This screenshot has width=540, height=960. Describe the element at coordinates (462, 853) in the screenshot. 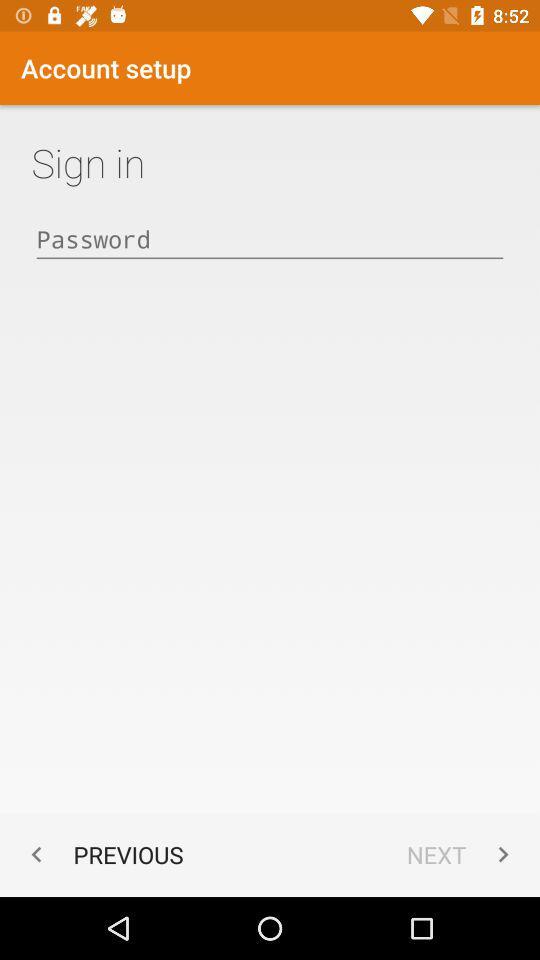

I see `the item next to previous app` at that location.